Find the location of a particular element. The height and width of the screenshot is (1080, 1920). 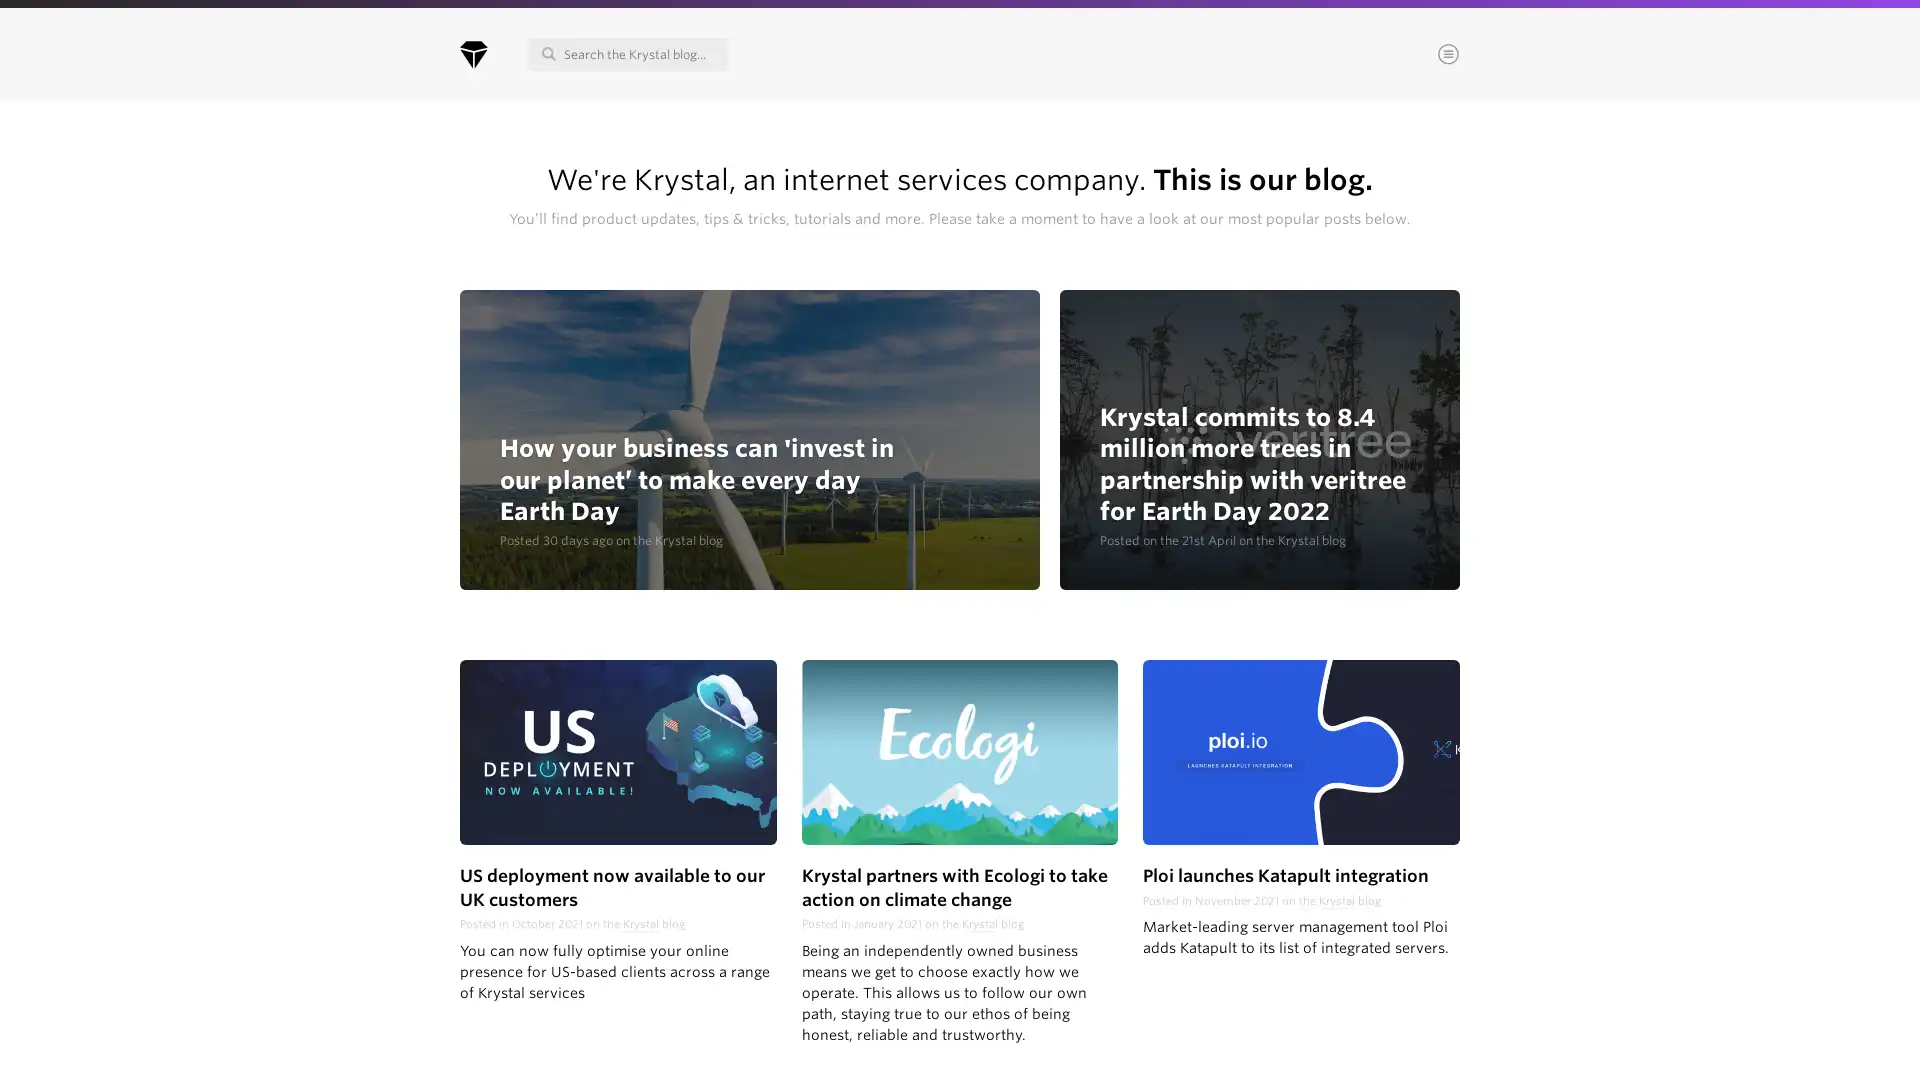

Continue & choose areas of interest is located at coordinates (584, 392).